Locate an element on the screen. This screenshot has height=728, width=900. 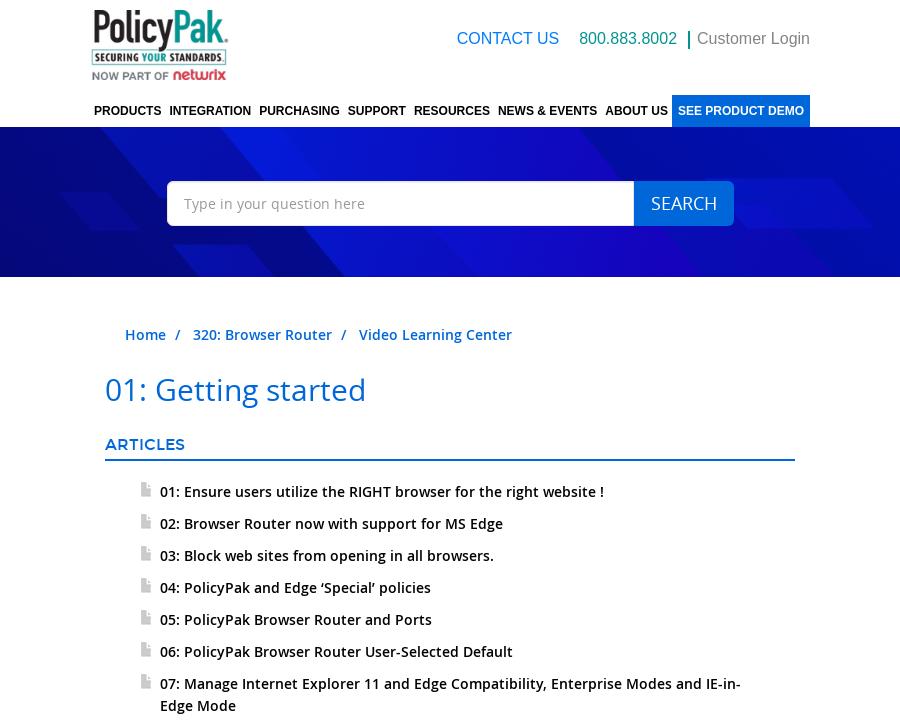
'SEARCH' is located at coordinates (682, 202).